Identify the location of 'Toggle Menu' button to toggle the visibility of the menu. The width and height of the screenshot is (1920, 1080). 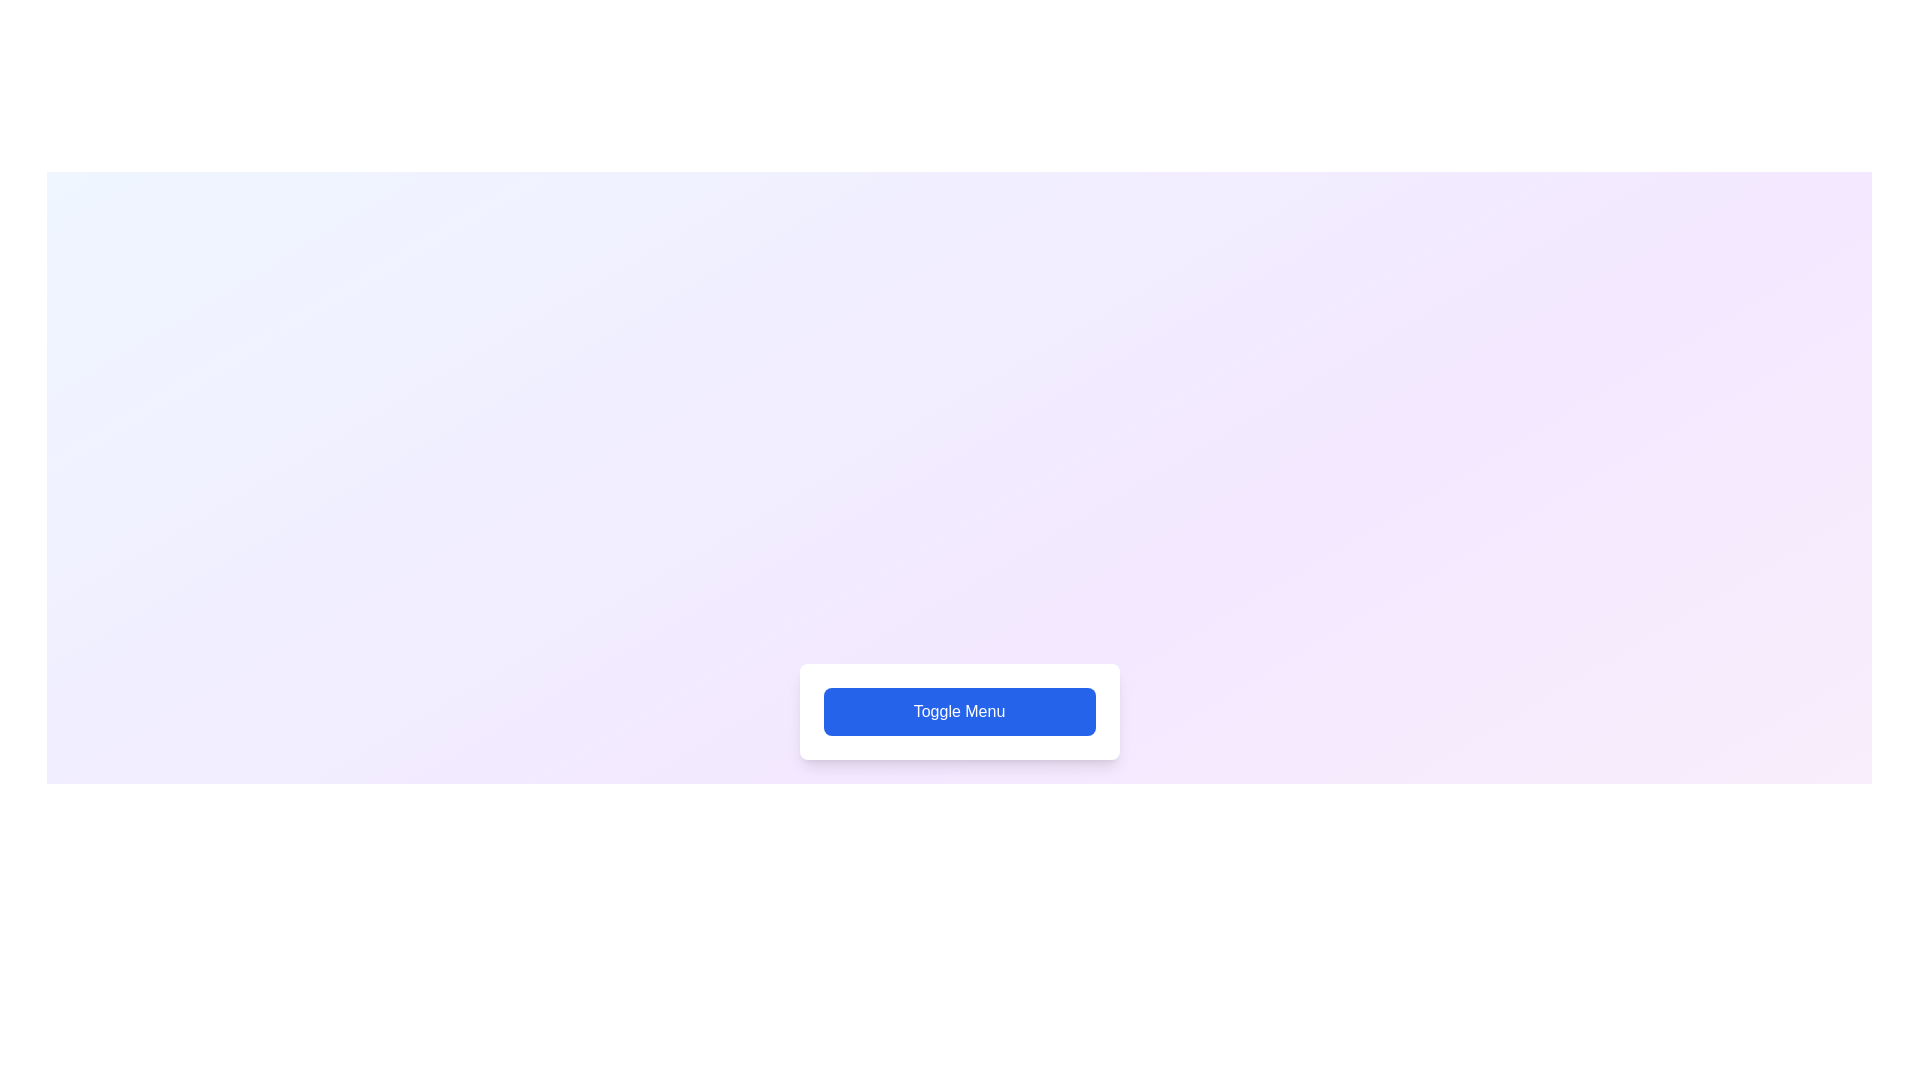
(958, 711).